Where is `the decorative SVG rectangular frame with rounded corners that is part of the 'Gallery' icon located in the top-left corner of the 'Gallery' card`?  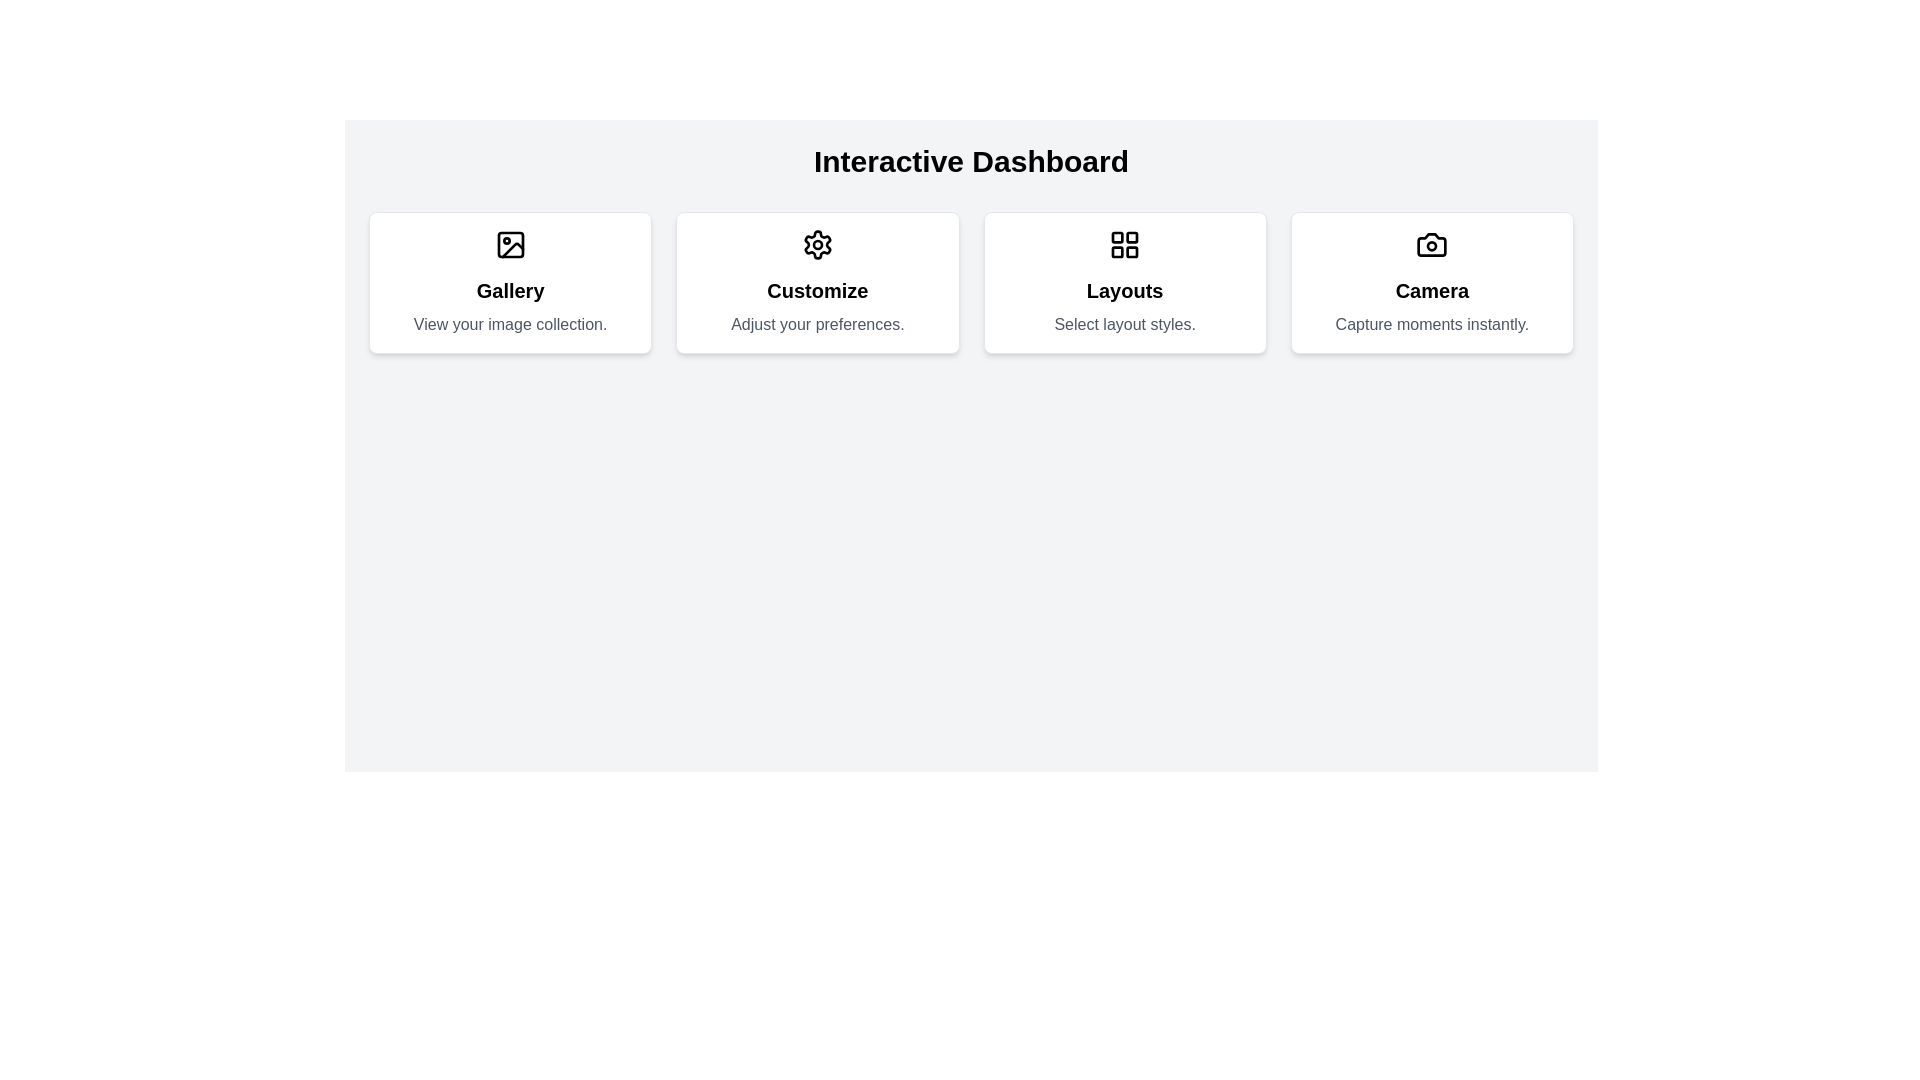
the decorative SVG rectangular frame with rounded corners that is part of the 'Gallery' icon located in the top-left corner of the 'Gallery' card is located at coordinates (510, 244).